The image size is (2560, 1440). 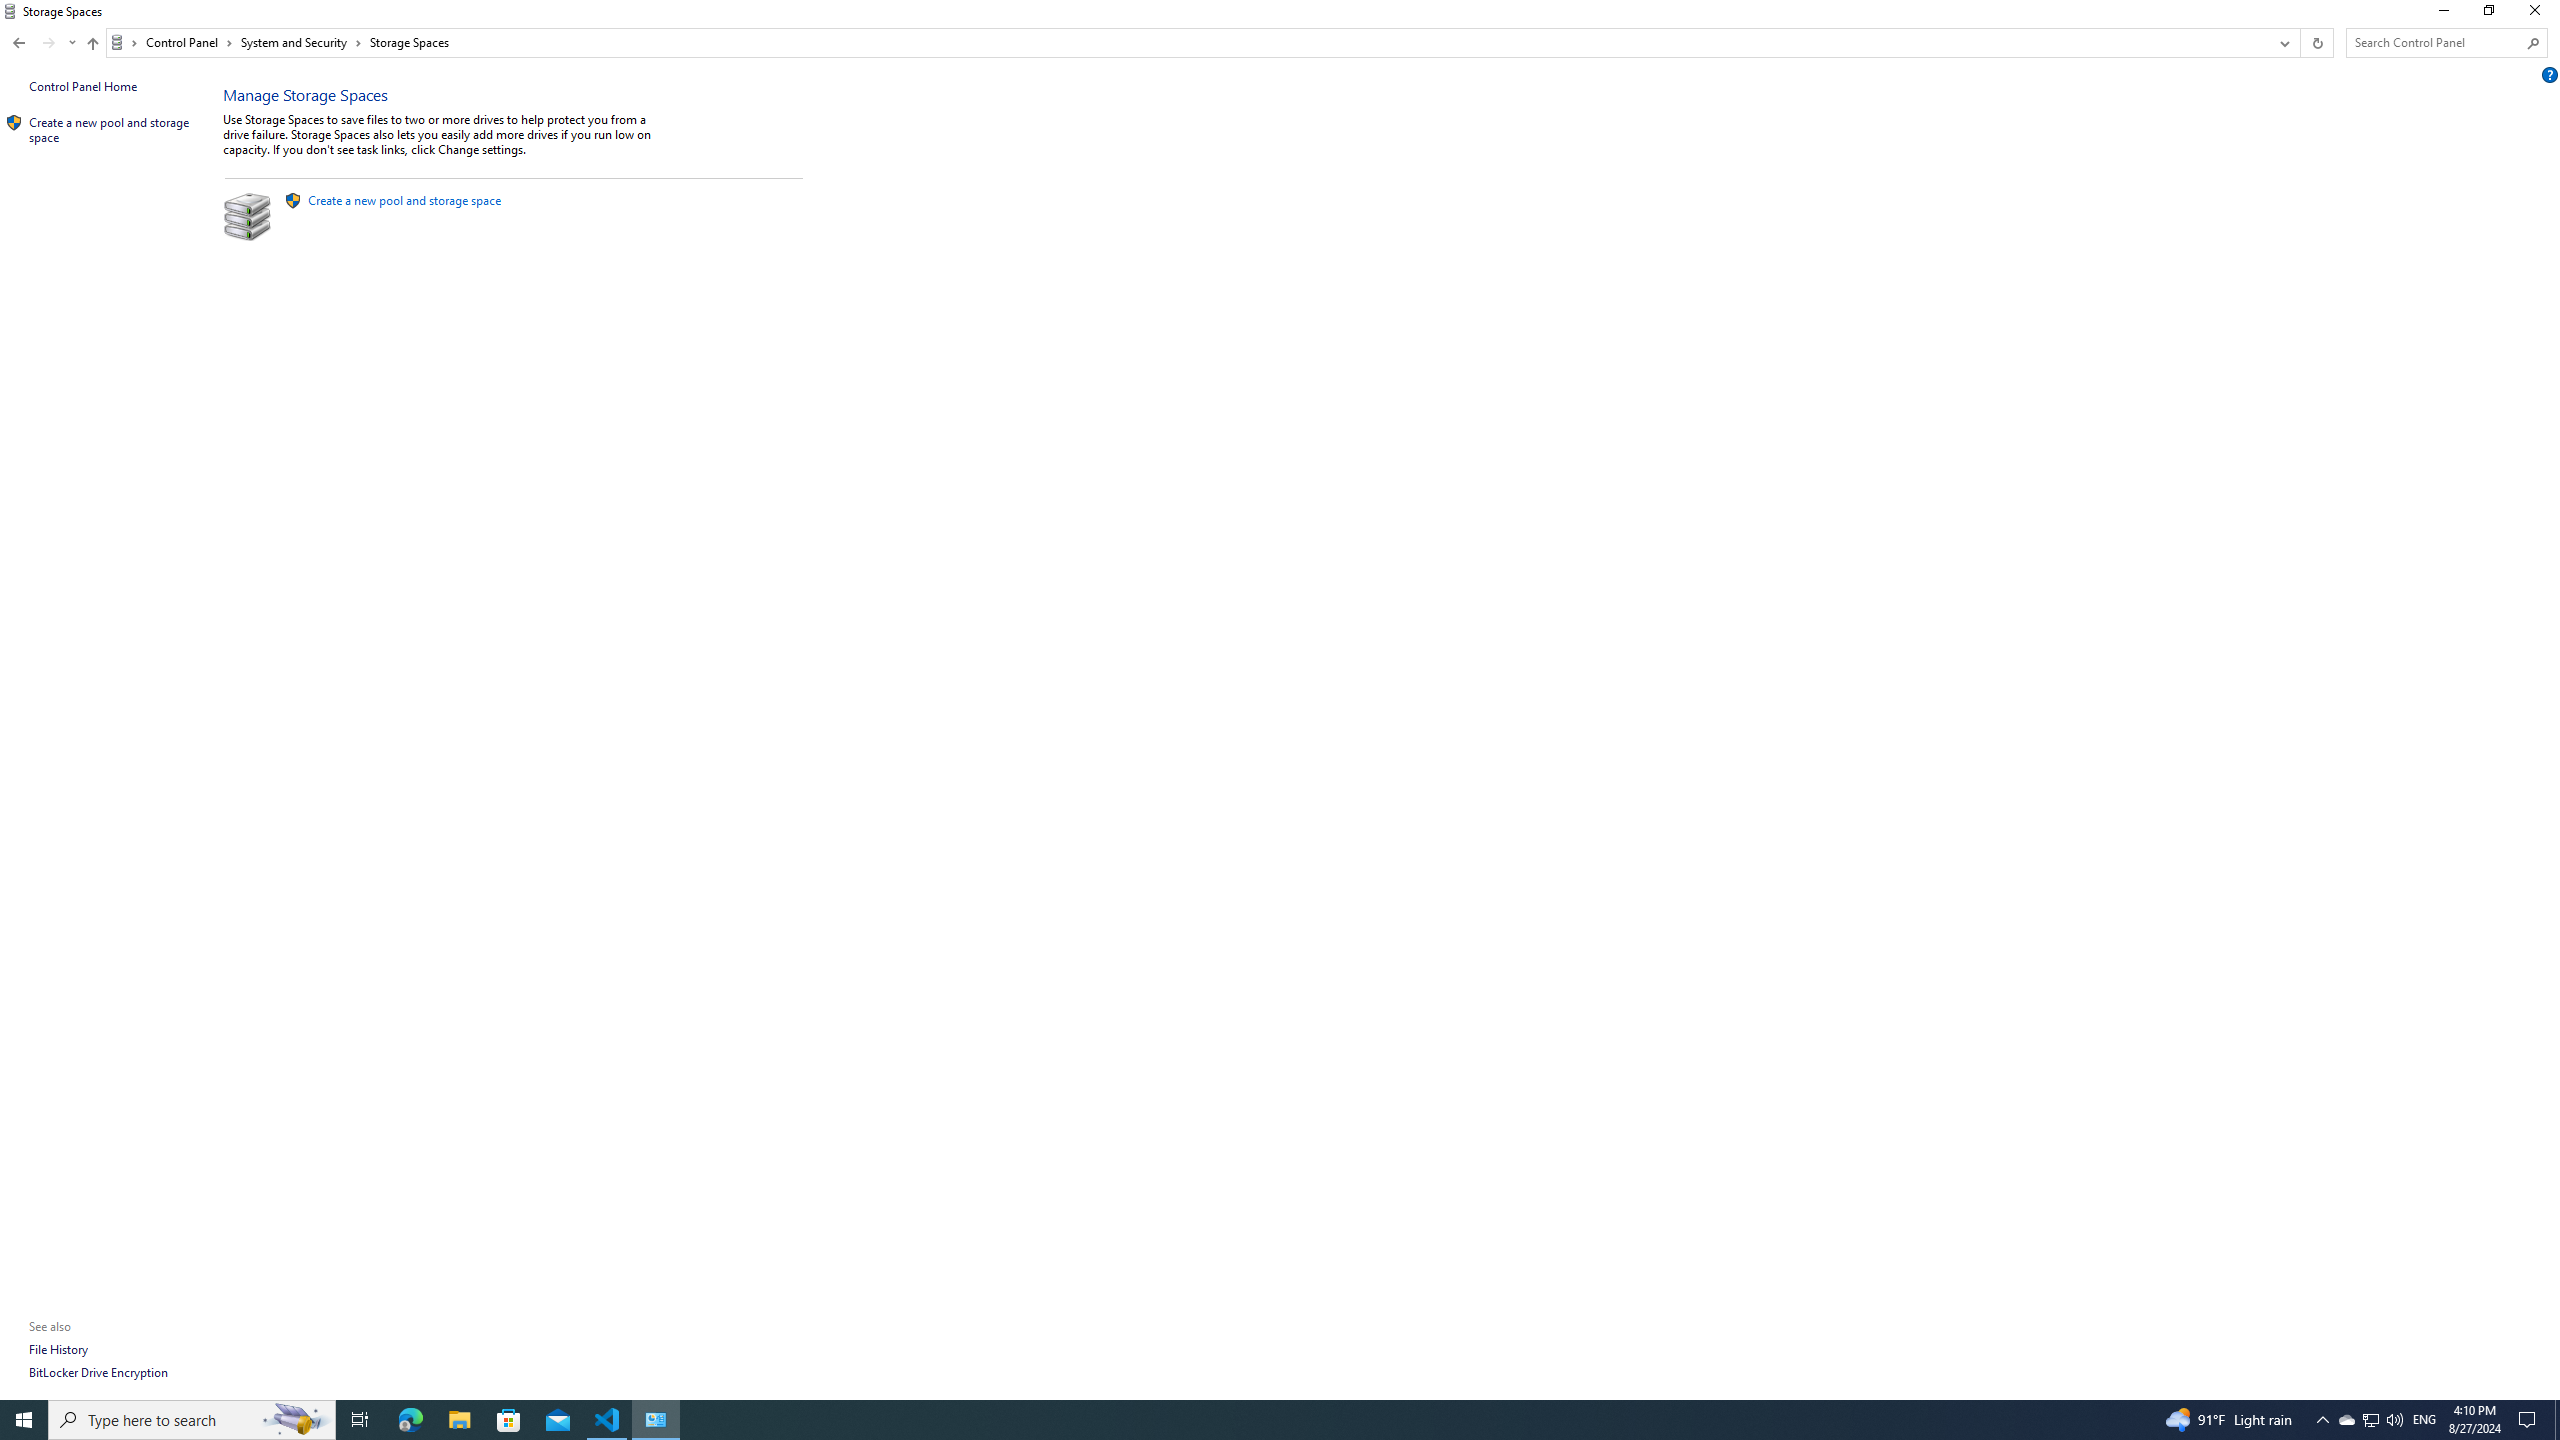 What do you see at coordinates (301, 42) in the screenshot?
I see `'System and Security'` at bounding box center [301, 42].